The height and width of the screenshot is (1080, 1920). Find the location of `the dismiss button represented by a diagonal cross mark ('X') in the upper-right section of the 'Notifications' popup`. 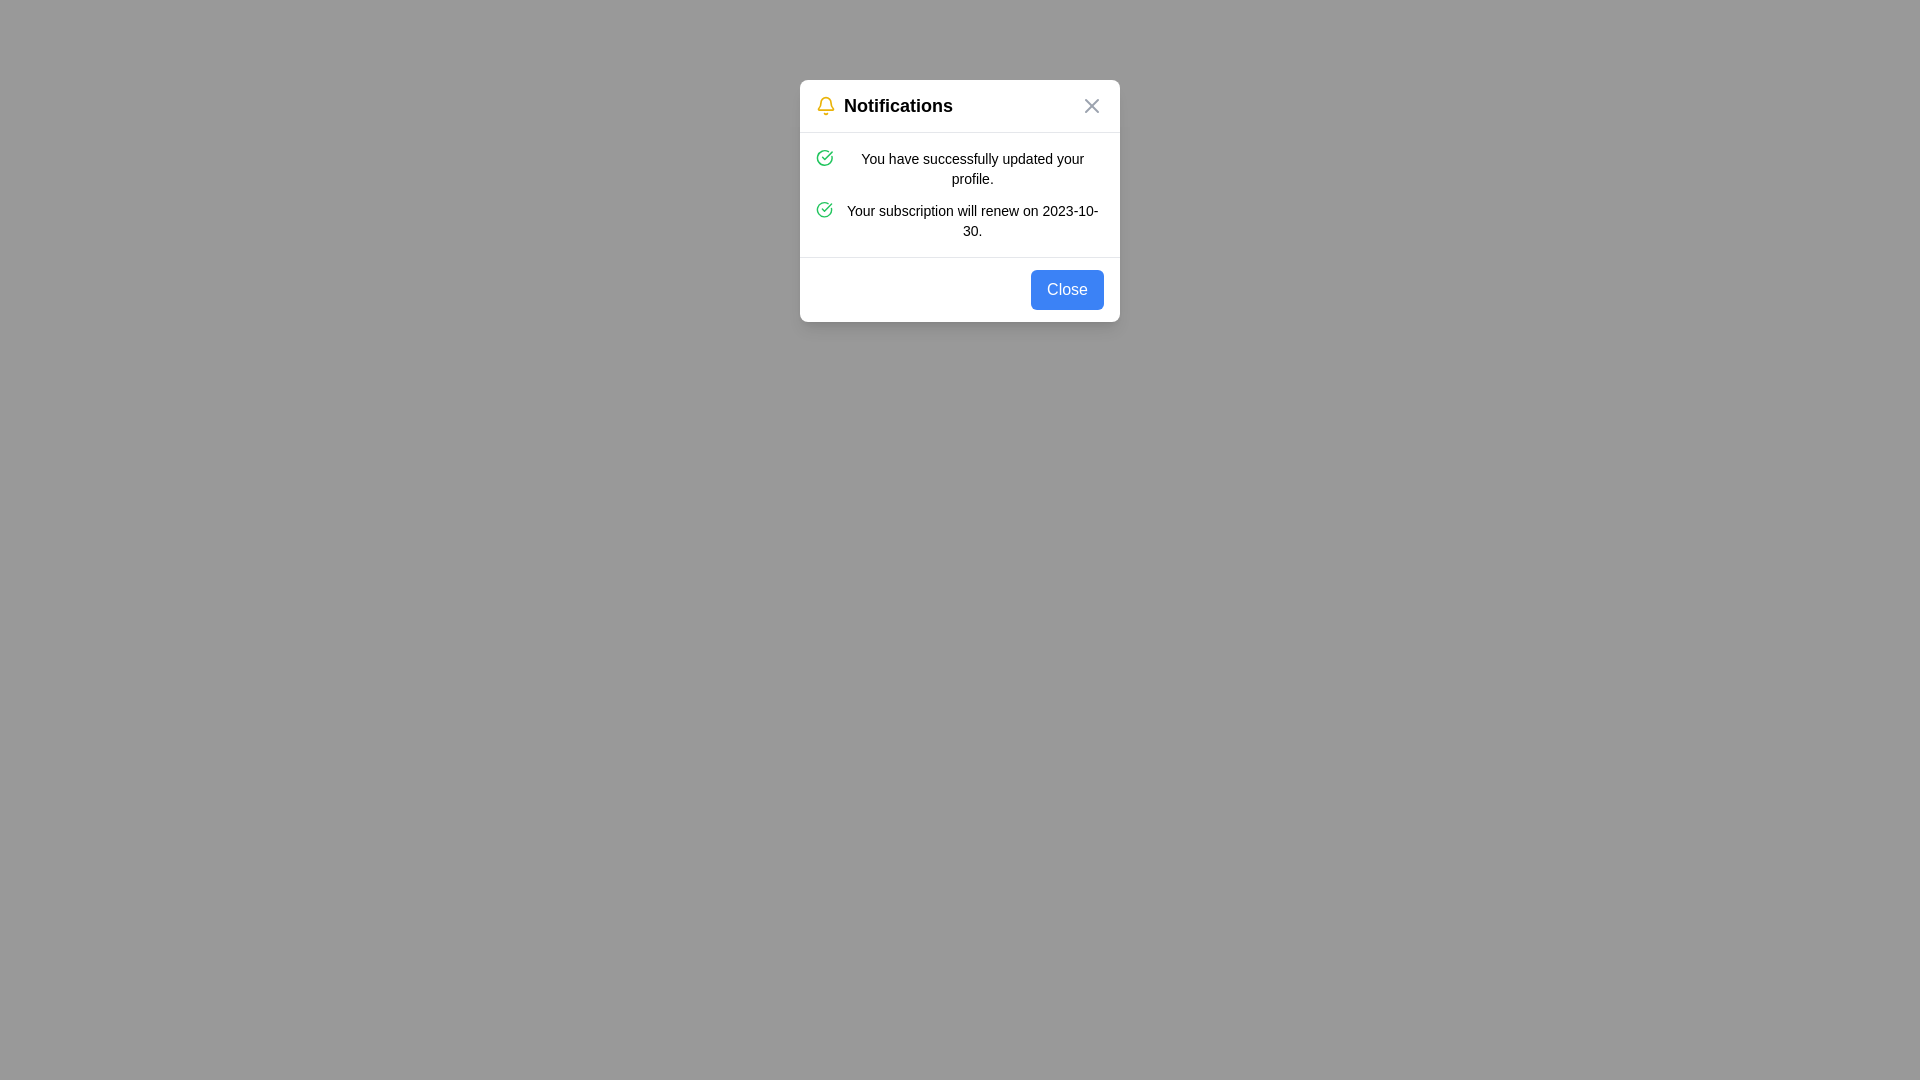

the dismiss button represented by a diagonal cross mark ('X') in the upper-right section of the 'Notifications' popup is located at coordinates (1090, 105).